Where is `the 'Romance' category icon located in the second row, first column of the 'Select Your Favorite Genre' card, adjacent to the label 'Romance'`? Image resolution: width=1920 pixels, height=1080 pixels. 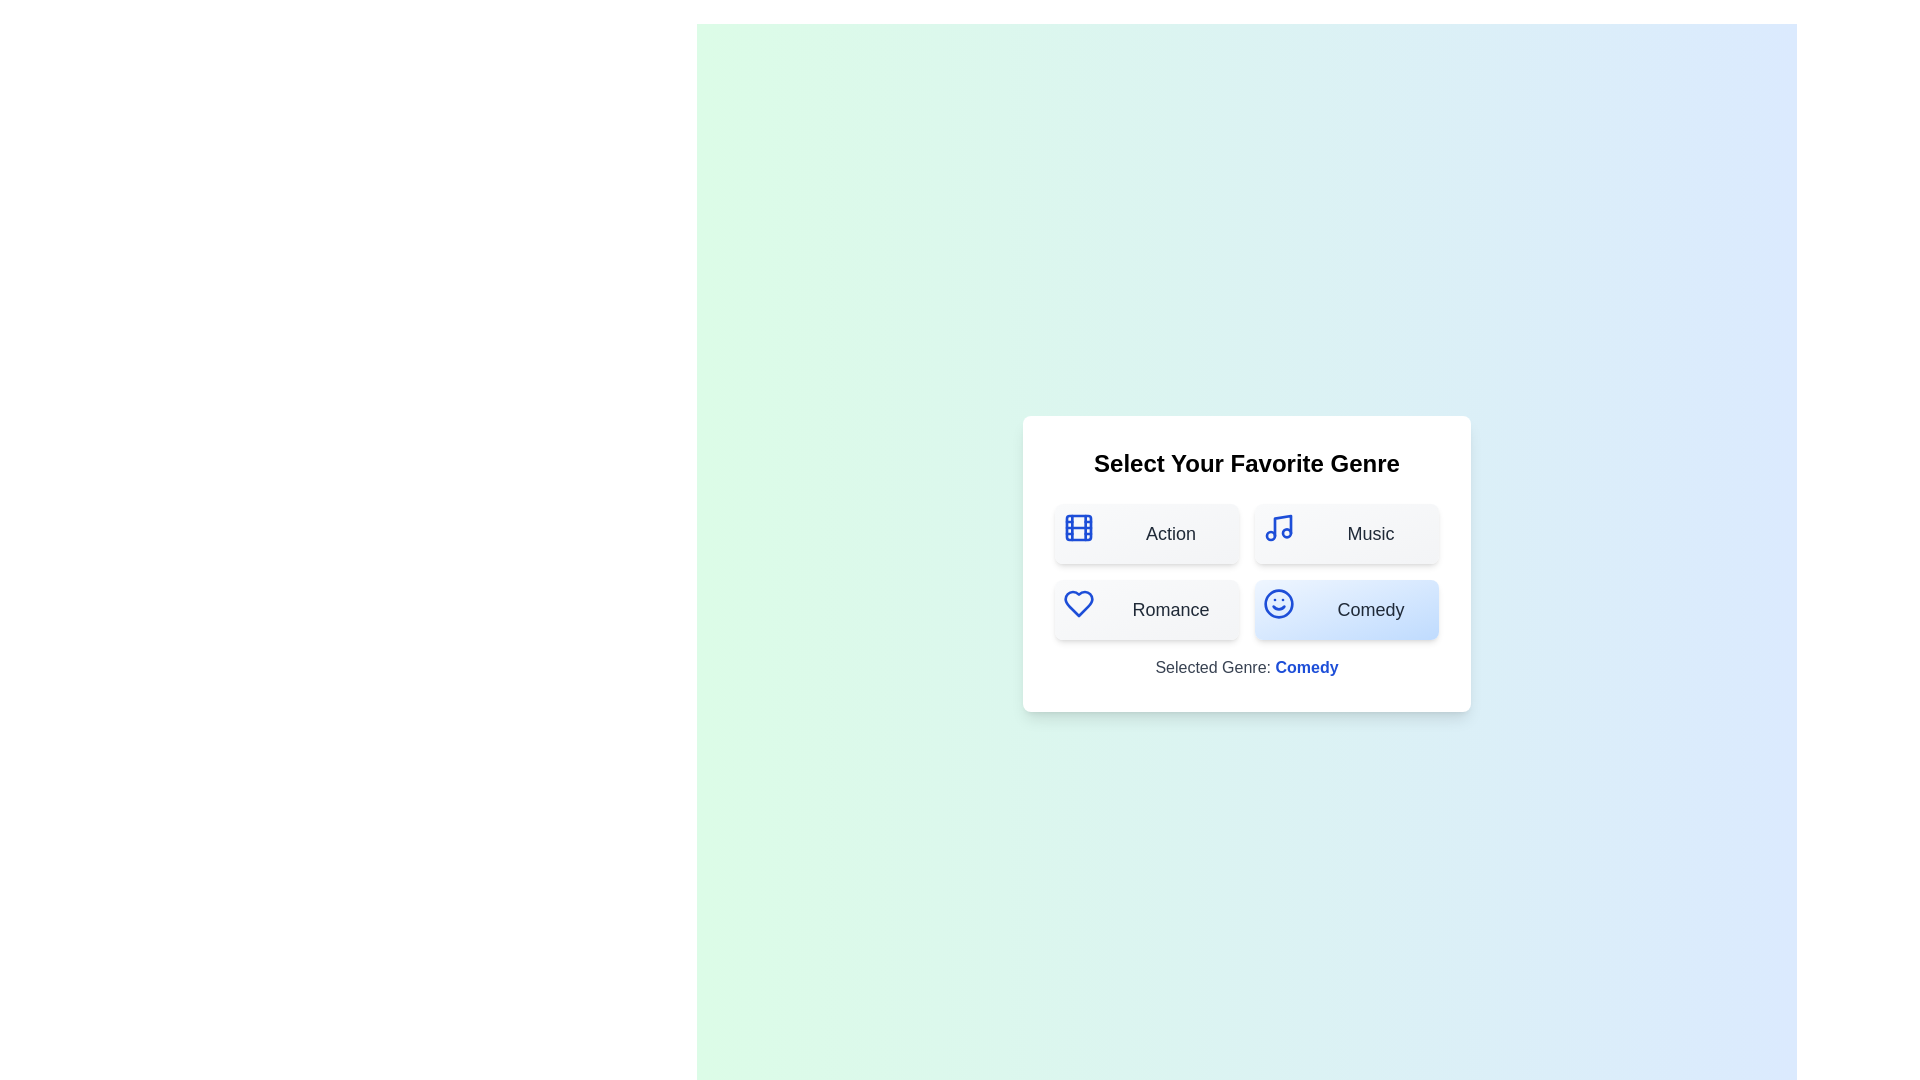
the 'Romance' category icon located in the second row, first column of the 'Select Your Favorite Genre' card, adjacent to the label 'Romance' is located at coordinates (1078, 603).